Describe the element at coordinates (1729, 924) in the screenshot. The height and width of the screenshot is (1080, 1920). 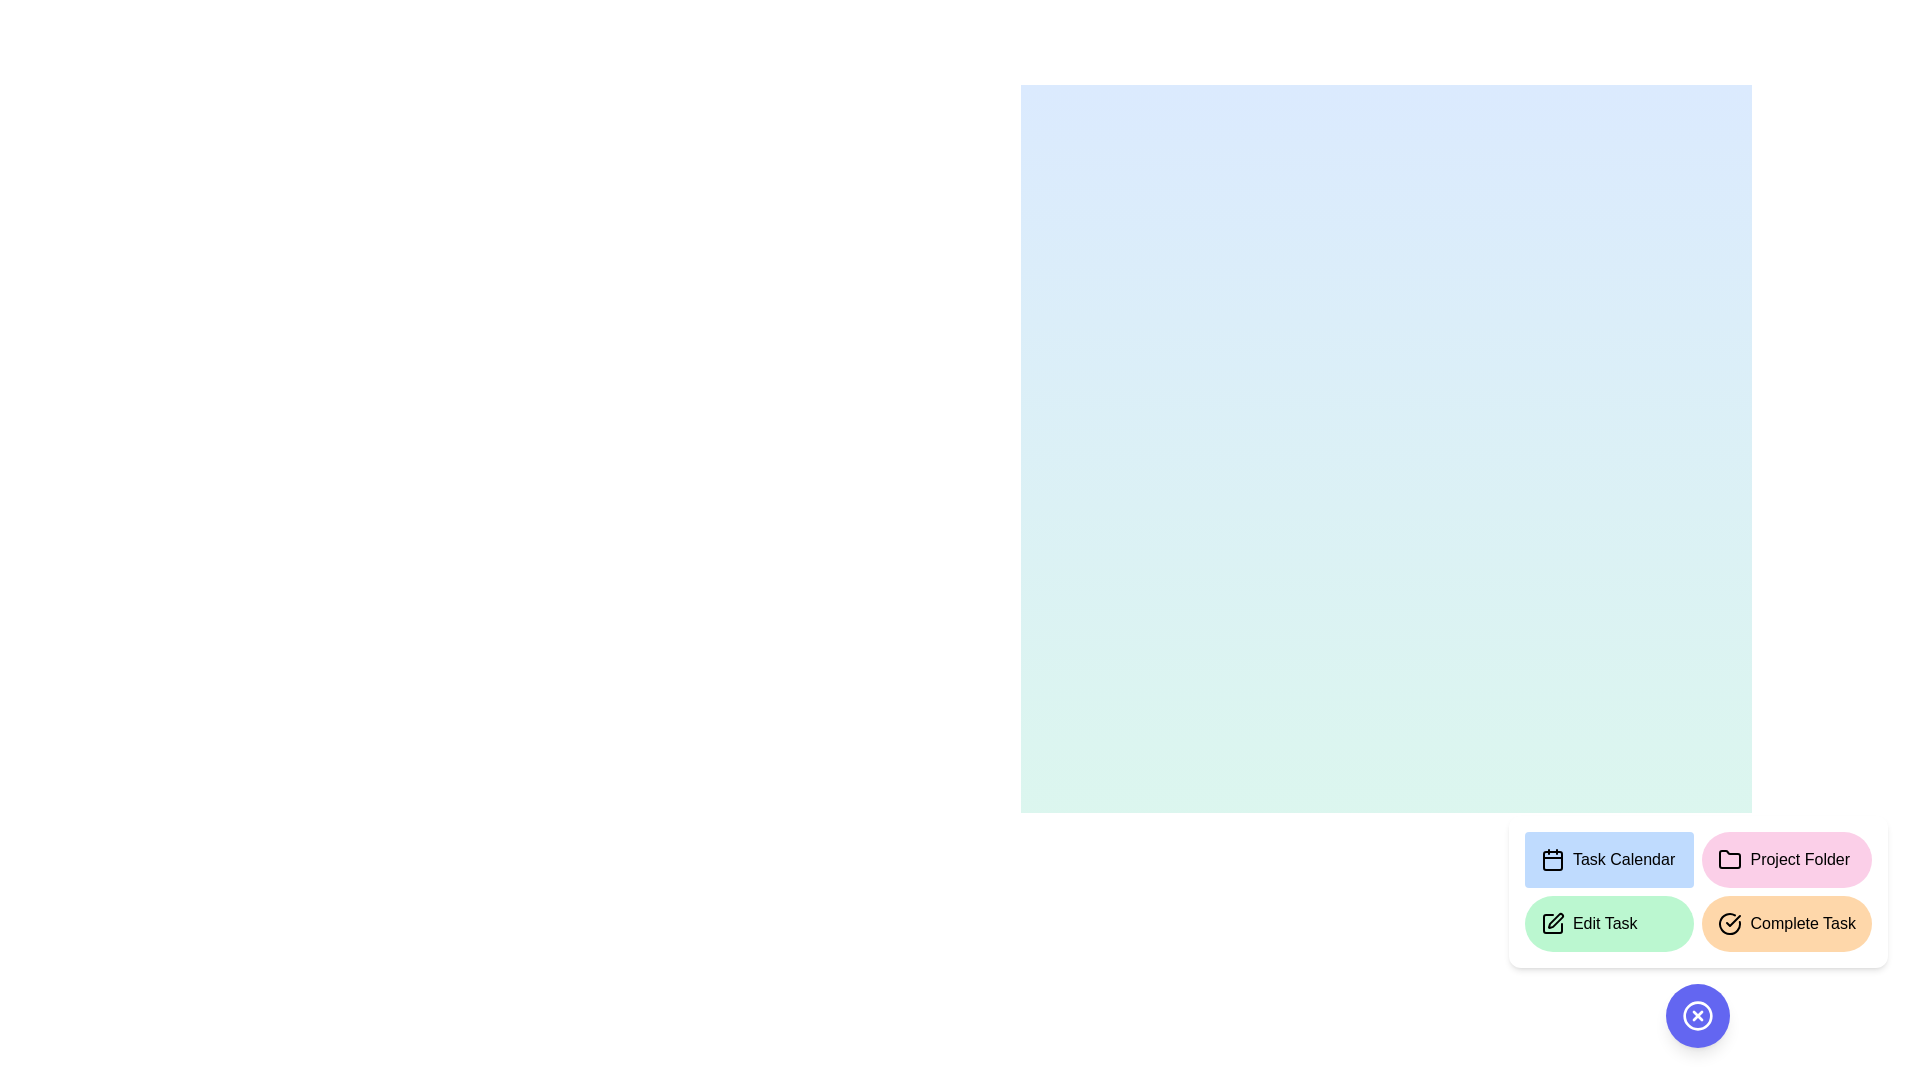
I see `the checkmark icon within the 'Complete Task' button, which is a rounded rectangular button with an orange background located at the bottom-right of the interface` at that location.